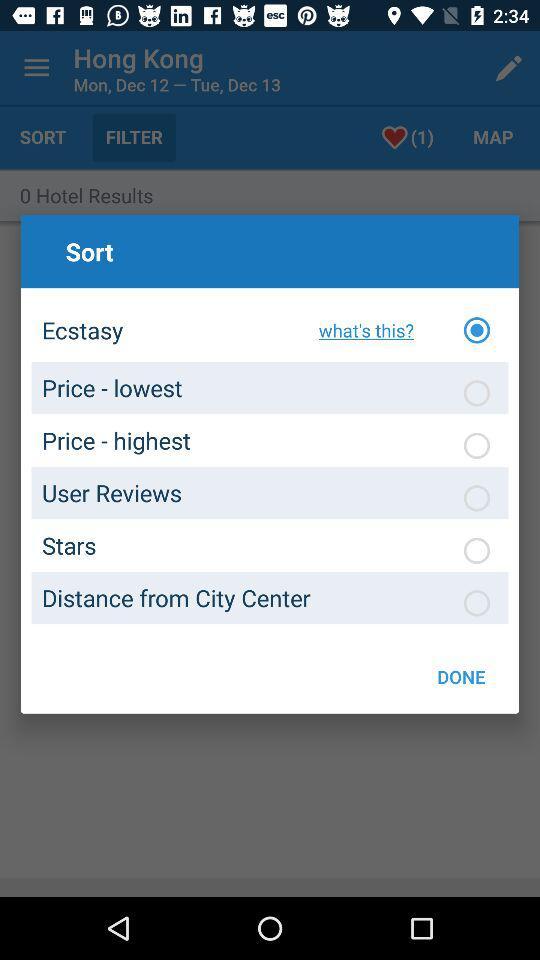 The width and height of the screenshot is (540, 960). I want to click on find user reviews, so click(475, 497).